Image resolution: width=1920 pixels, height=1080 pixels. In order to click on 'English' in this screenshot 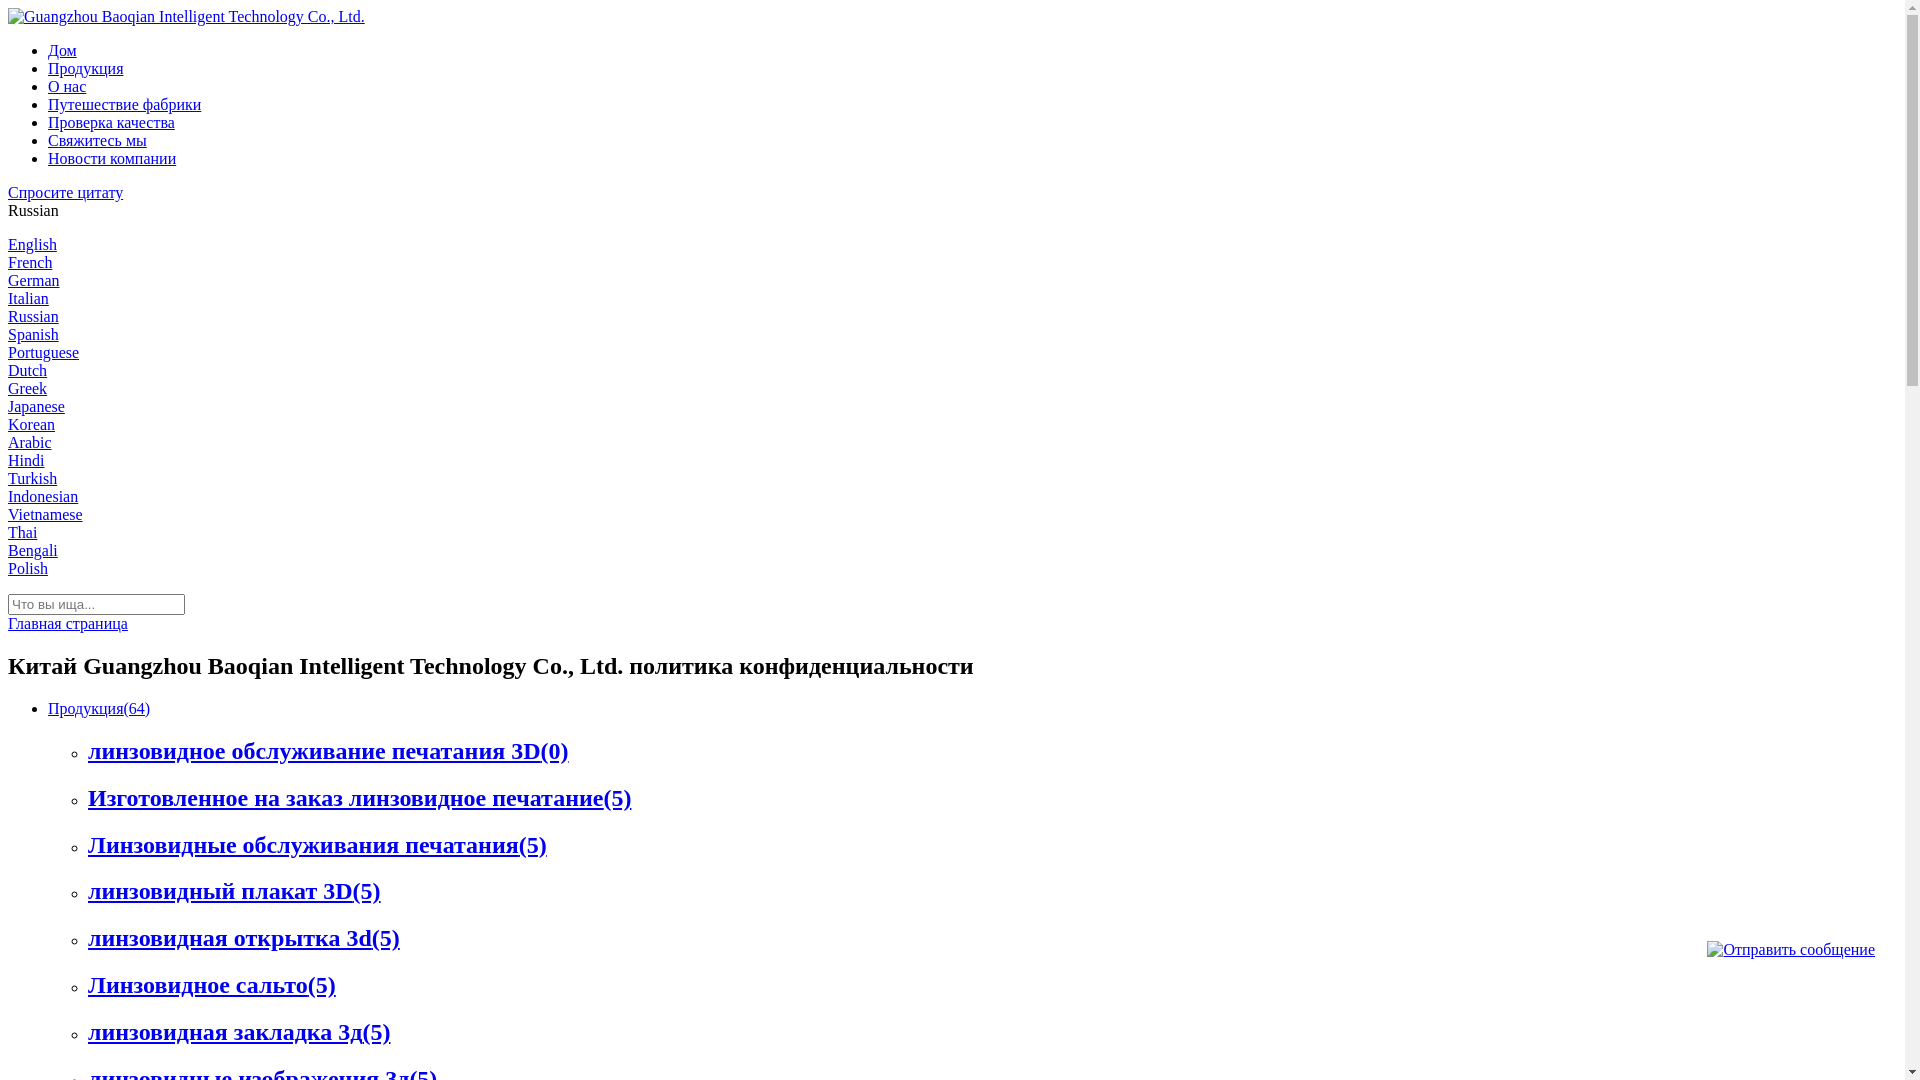, I will do `click(8, 243)`.